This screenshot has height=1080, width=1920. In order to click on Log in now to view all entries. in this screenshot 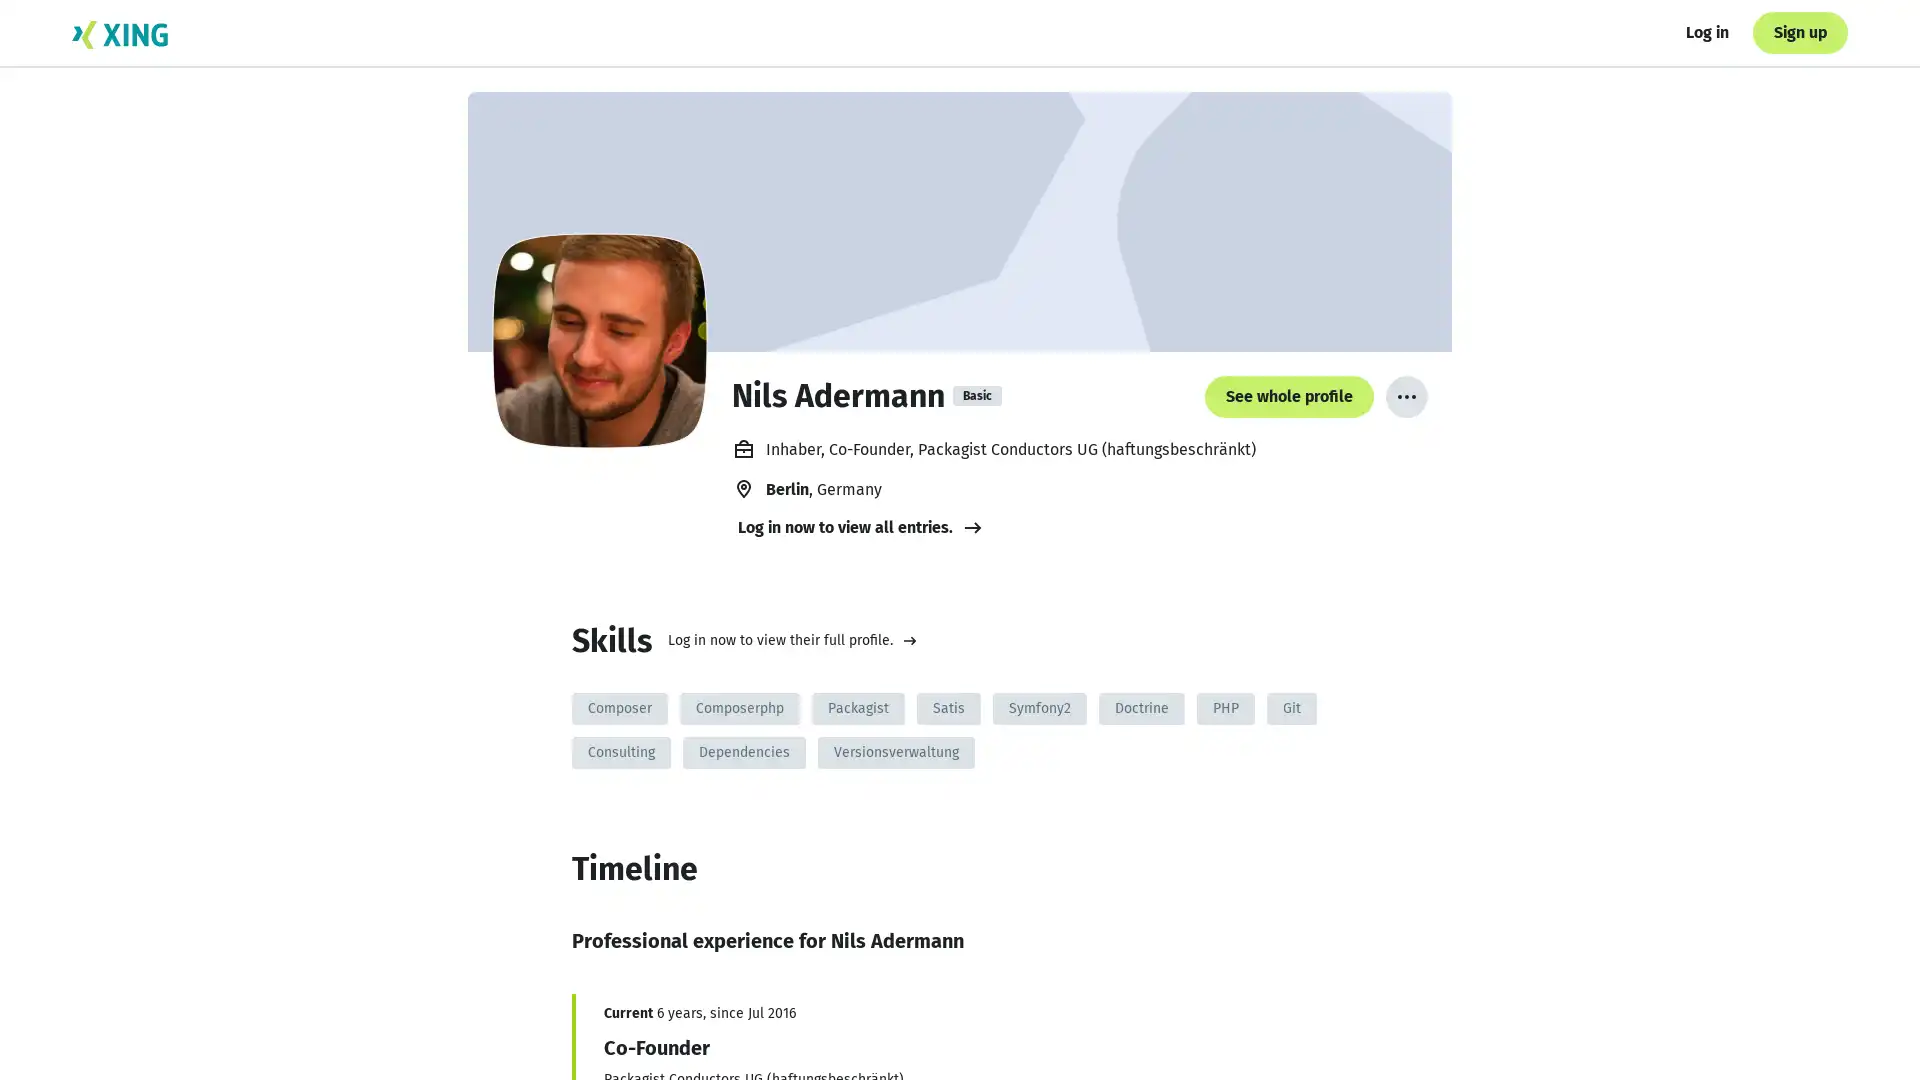, I will do `click(861, 527)`.